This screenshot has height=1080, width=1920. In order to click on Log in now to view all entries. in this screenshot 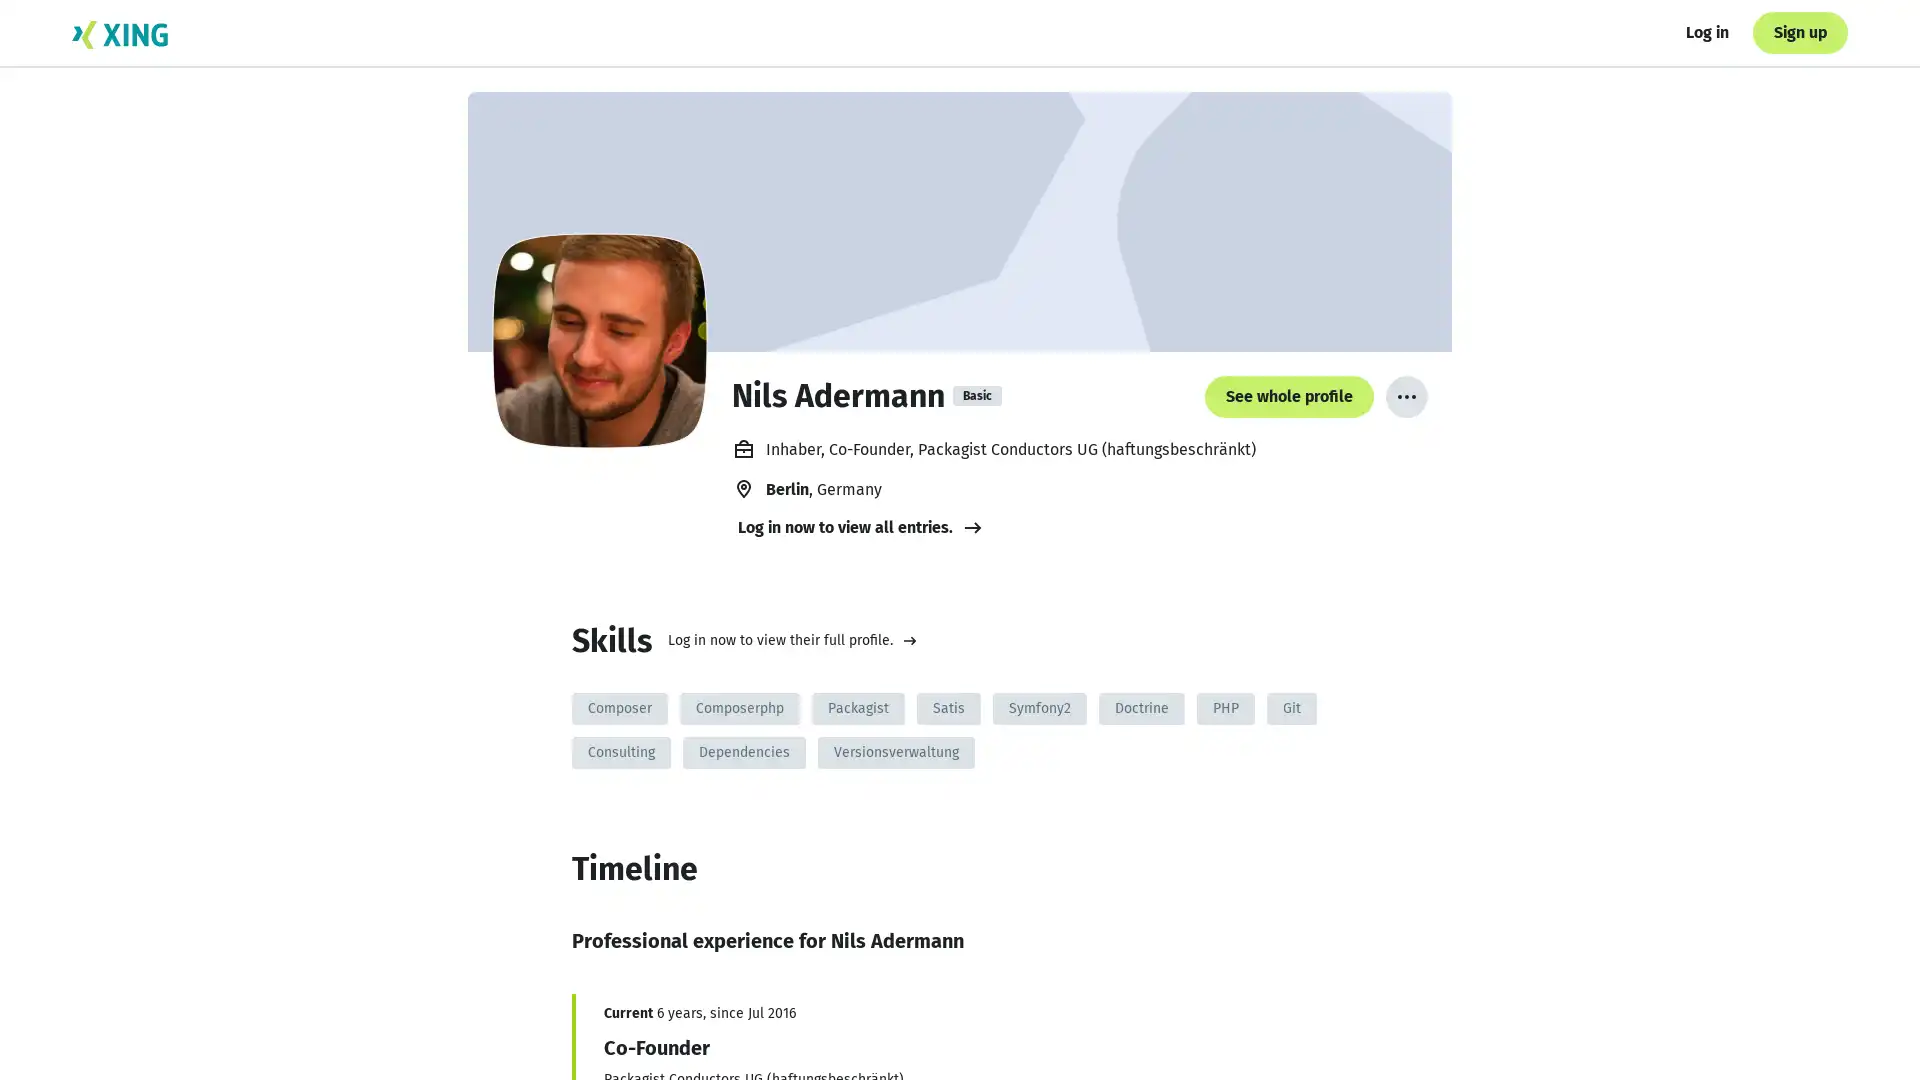, I will do `click(861, 527)`.